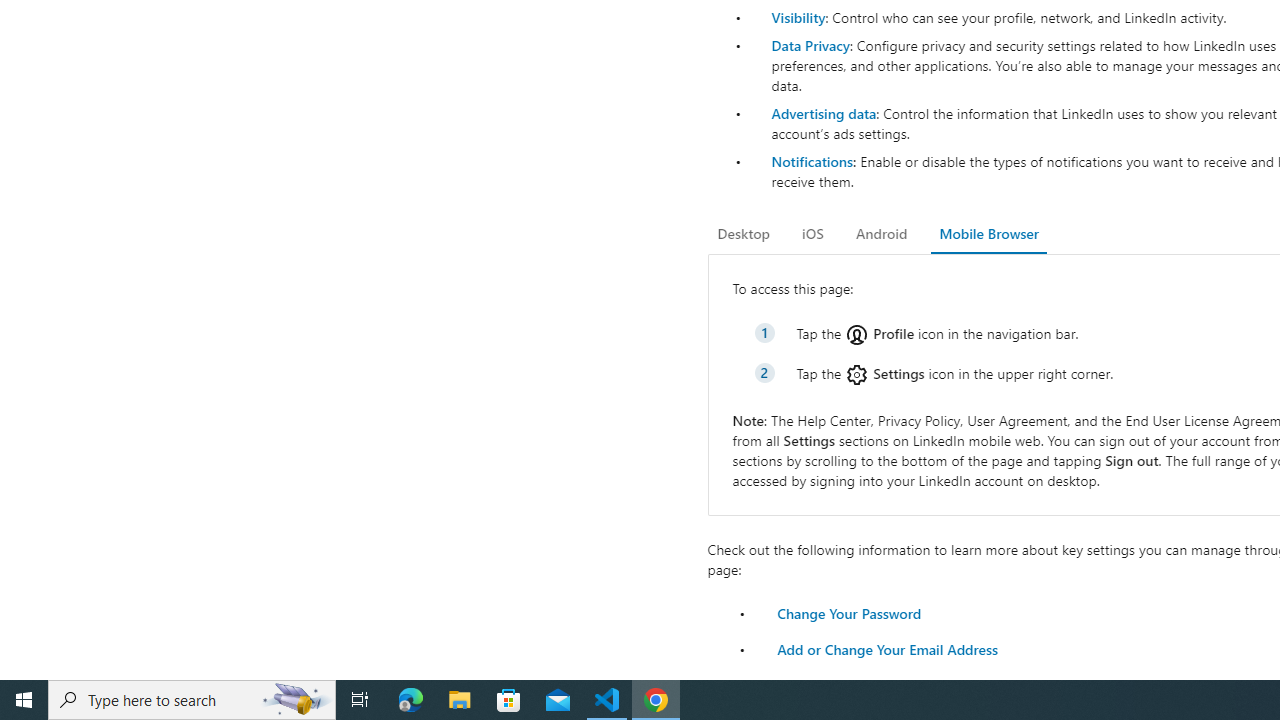 This screenshot has width=1280, height=720. What do you see at coordinates (880, 233) in the screenshot?
I see `'Android'` at bounding box center [880, 233].